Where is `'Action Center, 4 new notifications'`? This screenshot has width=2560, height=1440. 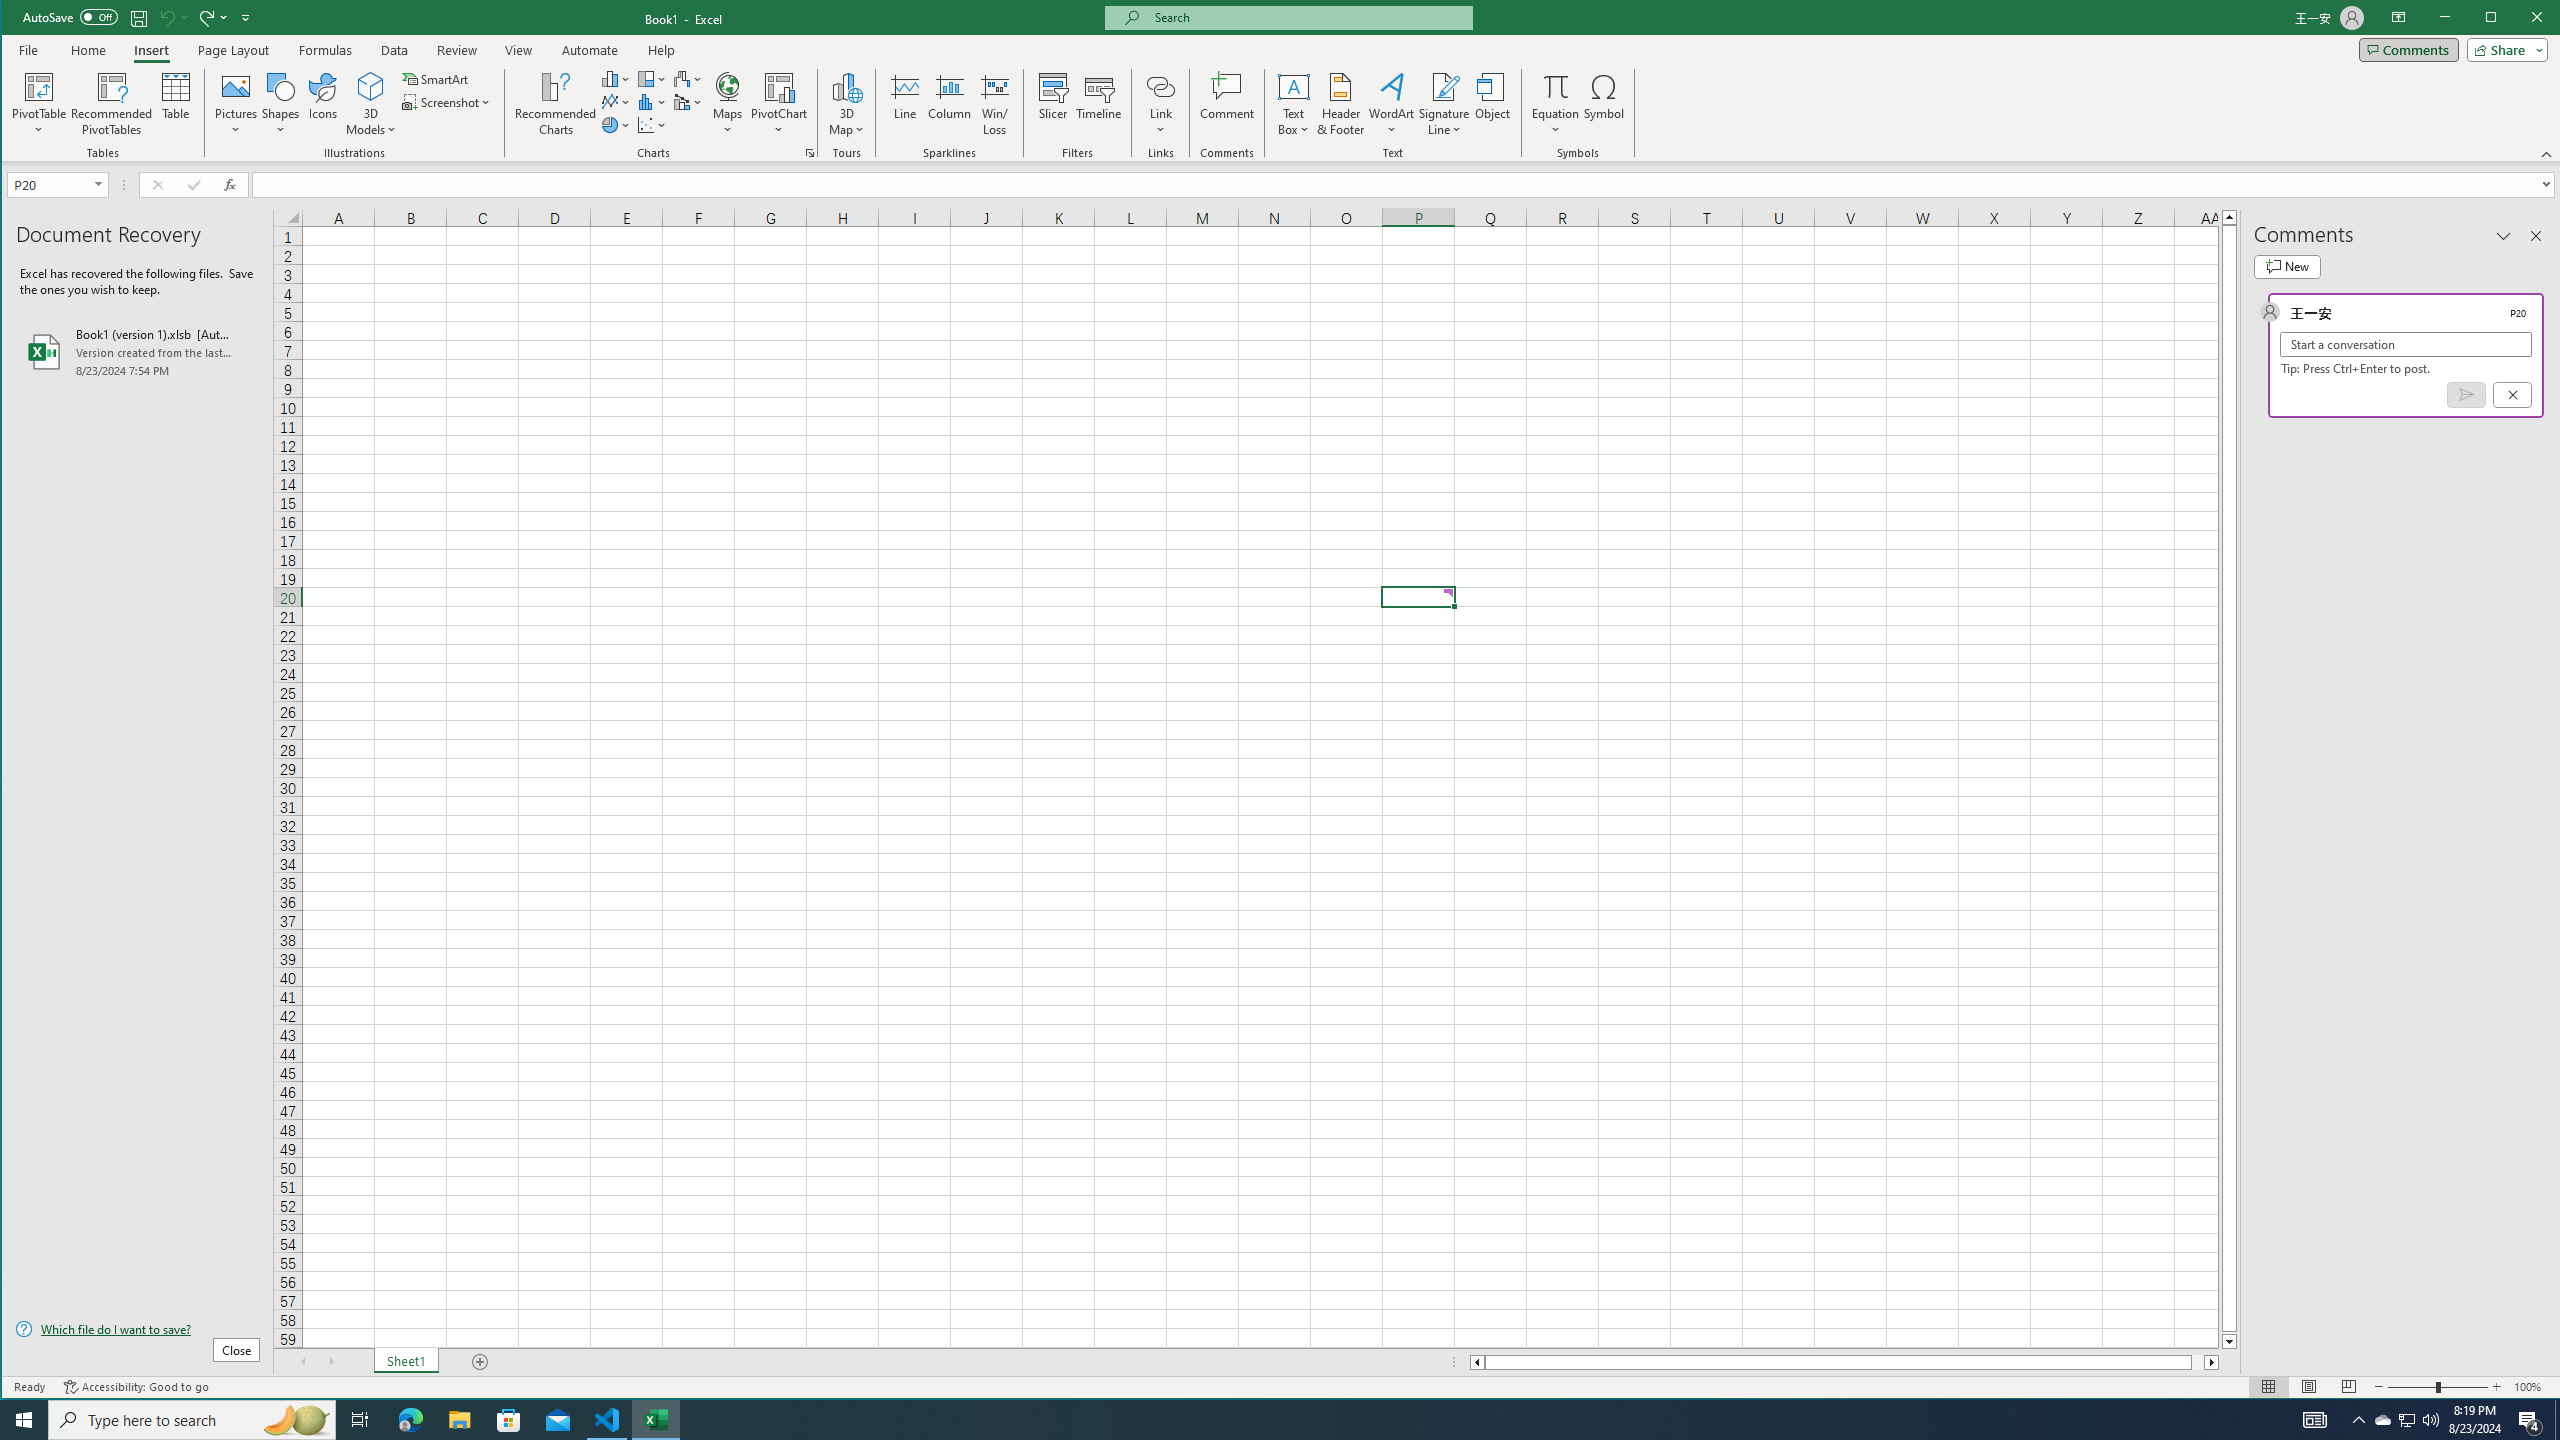
'Action Center, 4 new notifications' is located at coordinates (2530, 1418).